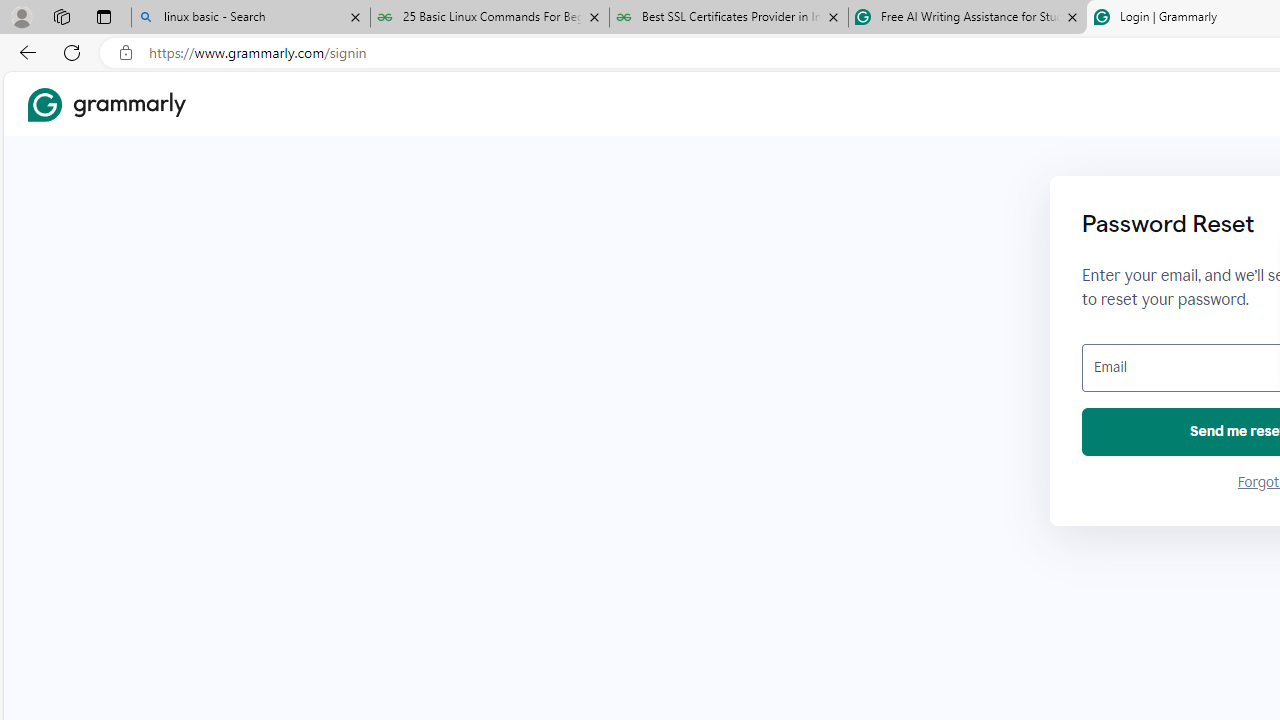  What do you see at coordinates (728, 17) in the screenshot?
I see `'Best SSL Certificates Provider in India - GeeksforGeeks'` at bounding box center [728, 17].